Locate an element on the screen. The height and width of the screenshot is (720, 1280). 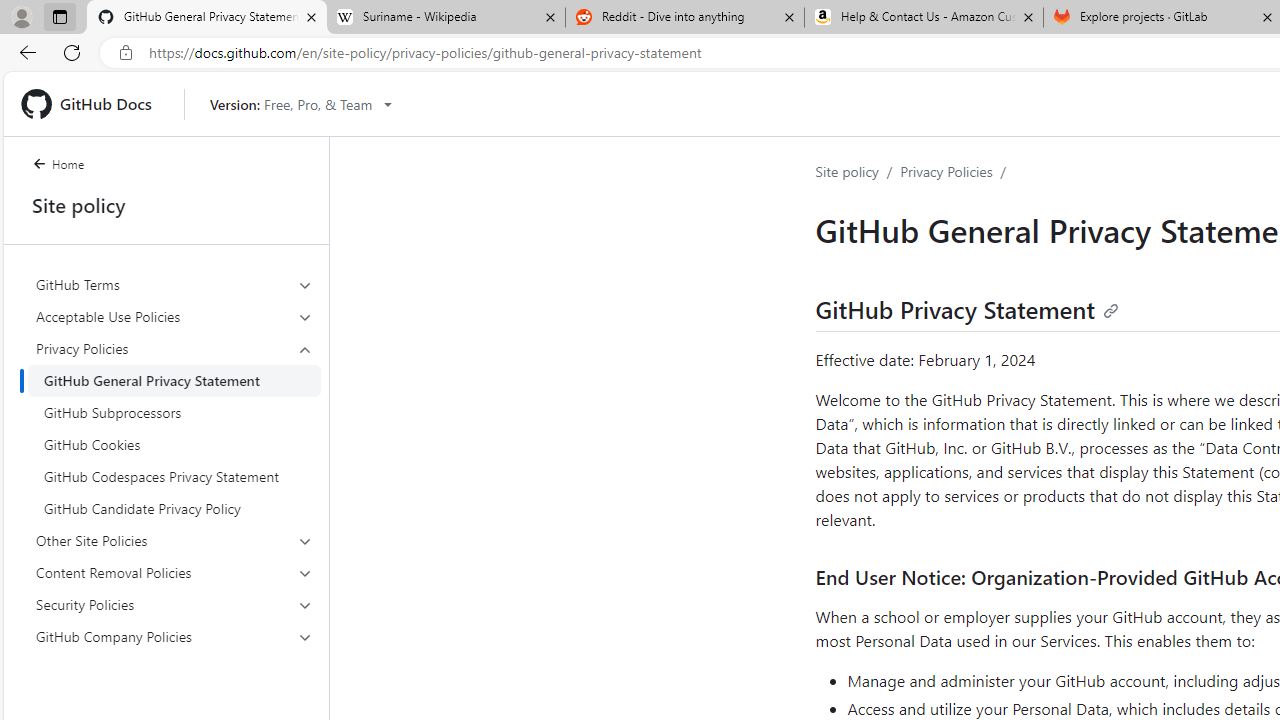
'GitHub Subprocessors' is located at coordinates (174, 411).